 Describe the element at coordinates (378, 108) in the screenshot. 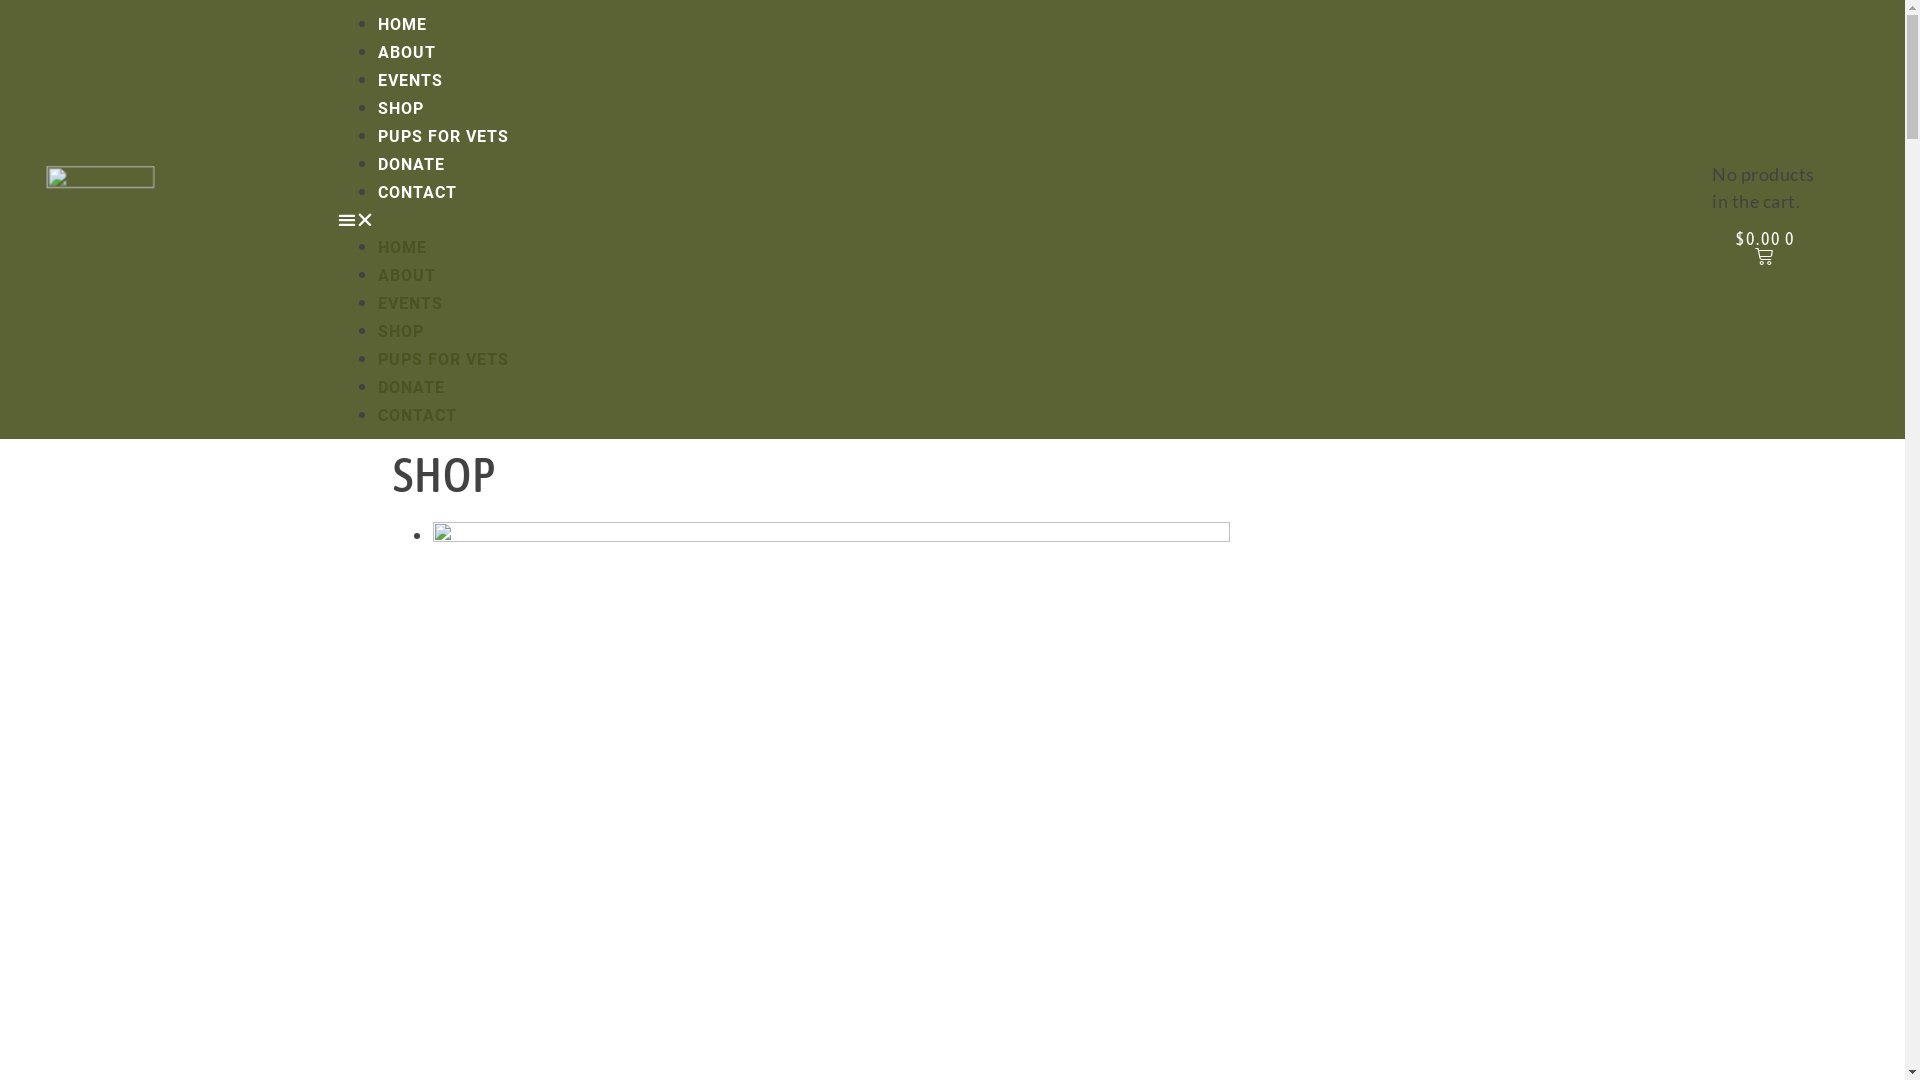

I see `'SHOP'` at that location.